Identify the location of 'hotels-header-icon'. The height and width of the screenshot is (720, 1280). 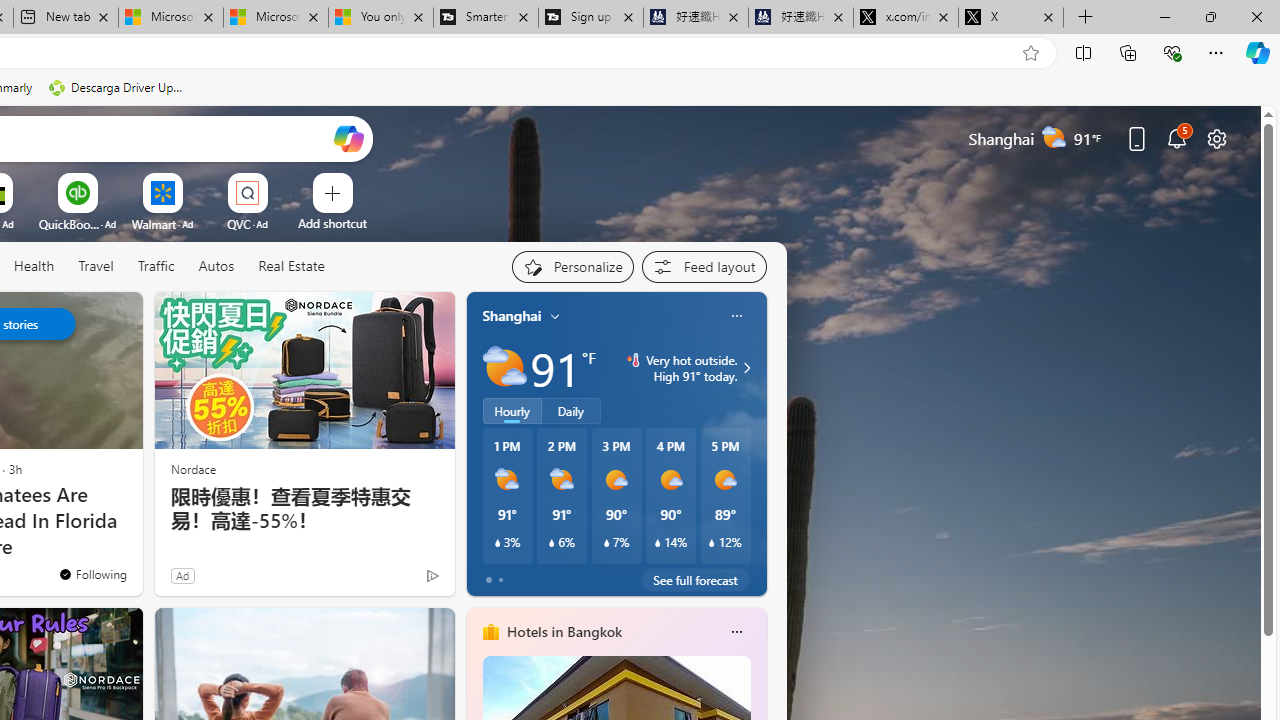
(490, 632).